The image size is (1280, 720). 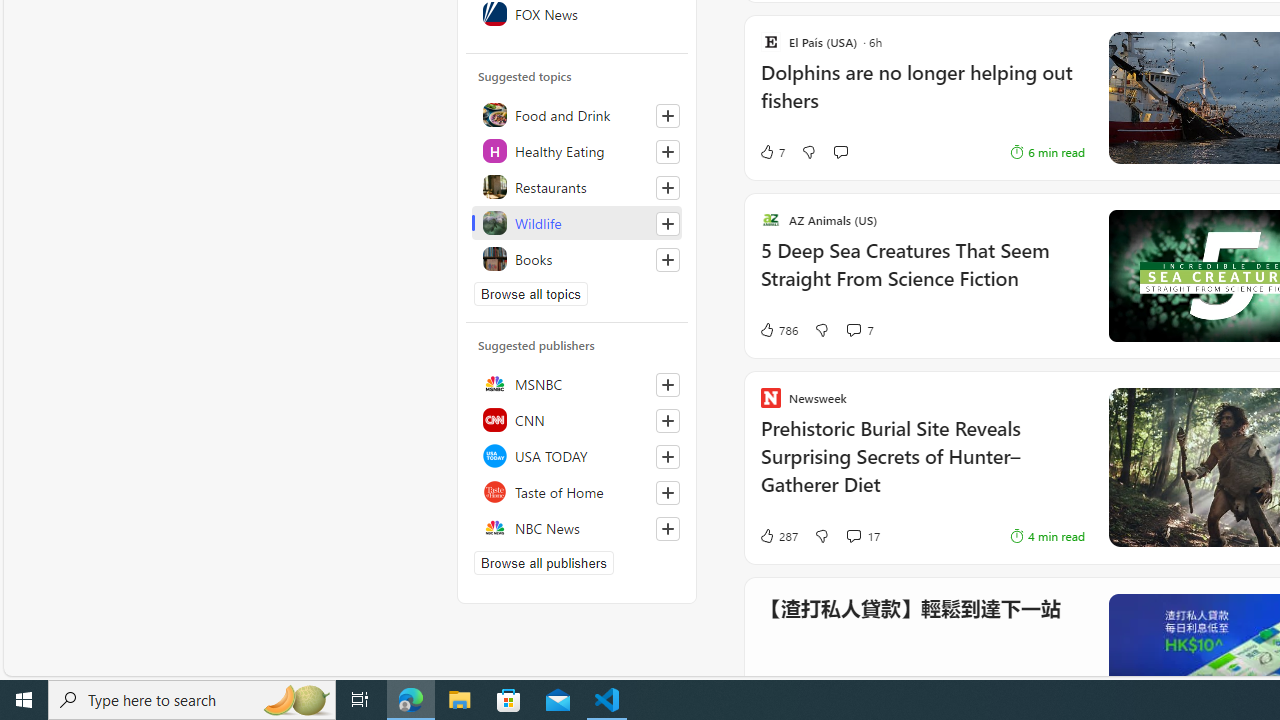 What do you see at coordinates (576, 384) in the screenshot?
I see `'MSNBC'` at bounding box center [576, 384].